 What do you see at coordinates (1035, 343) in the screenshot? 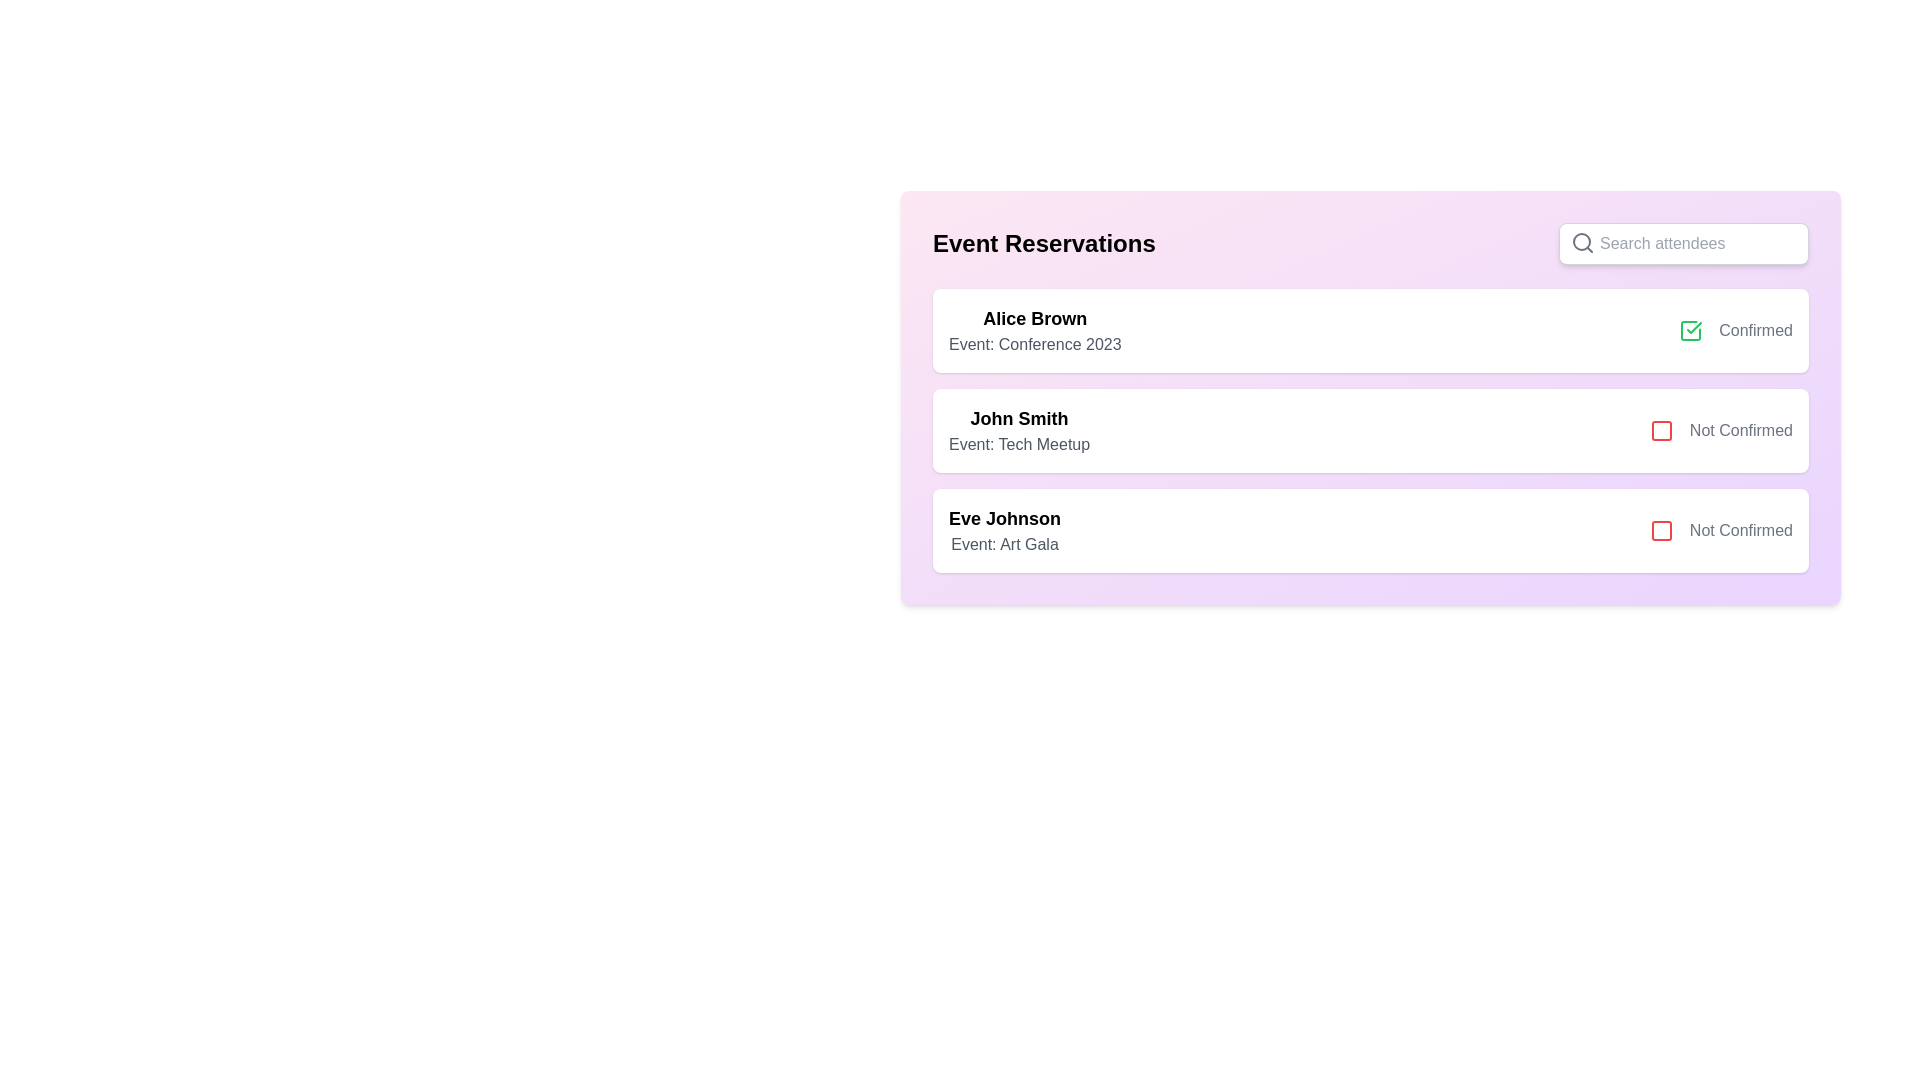
I see `text element displaying 'Event: Conference 2023' located below 'Alice Brown' in the first attendee card` at bounding box center [1035, 343].